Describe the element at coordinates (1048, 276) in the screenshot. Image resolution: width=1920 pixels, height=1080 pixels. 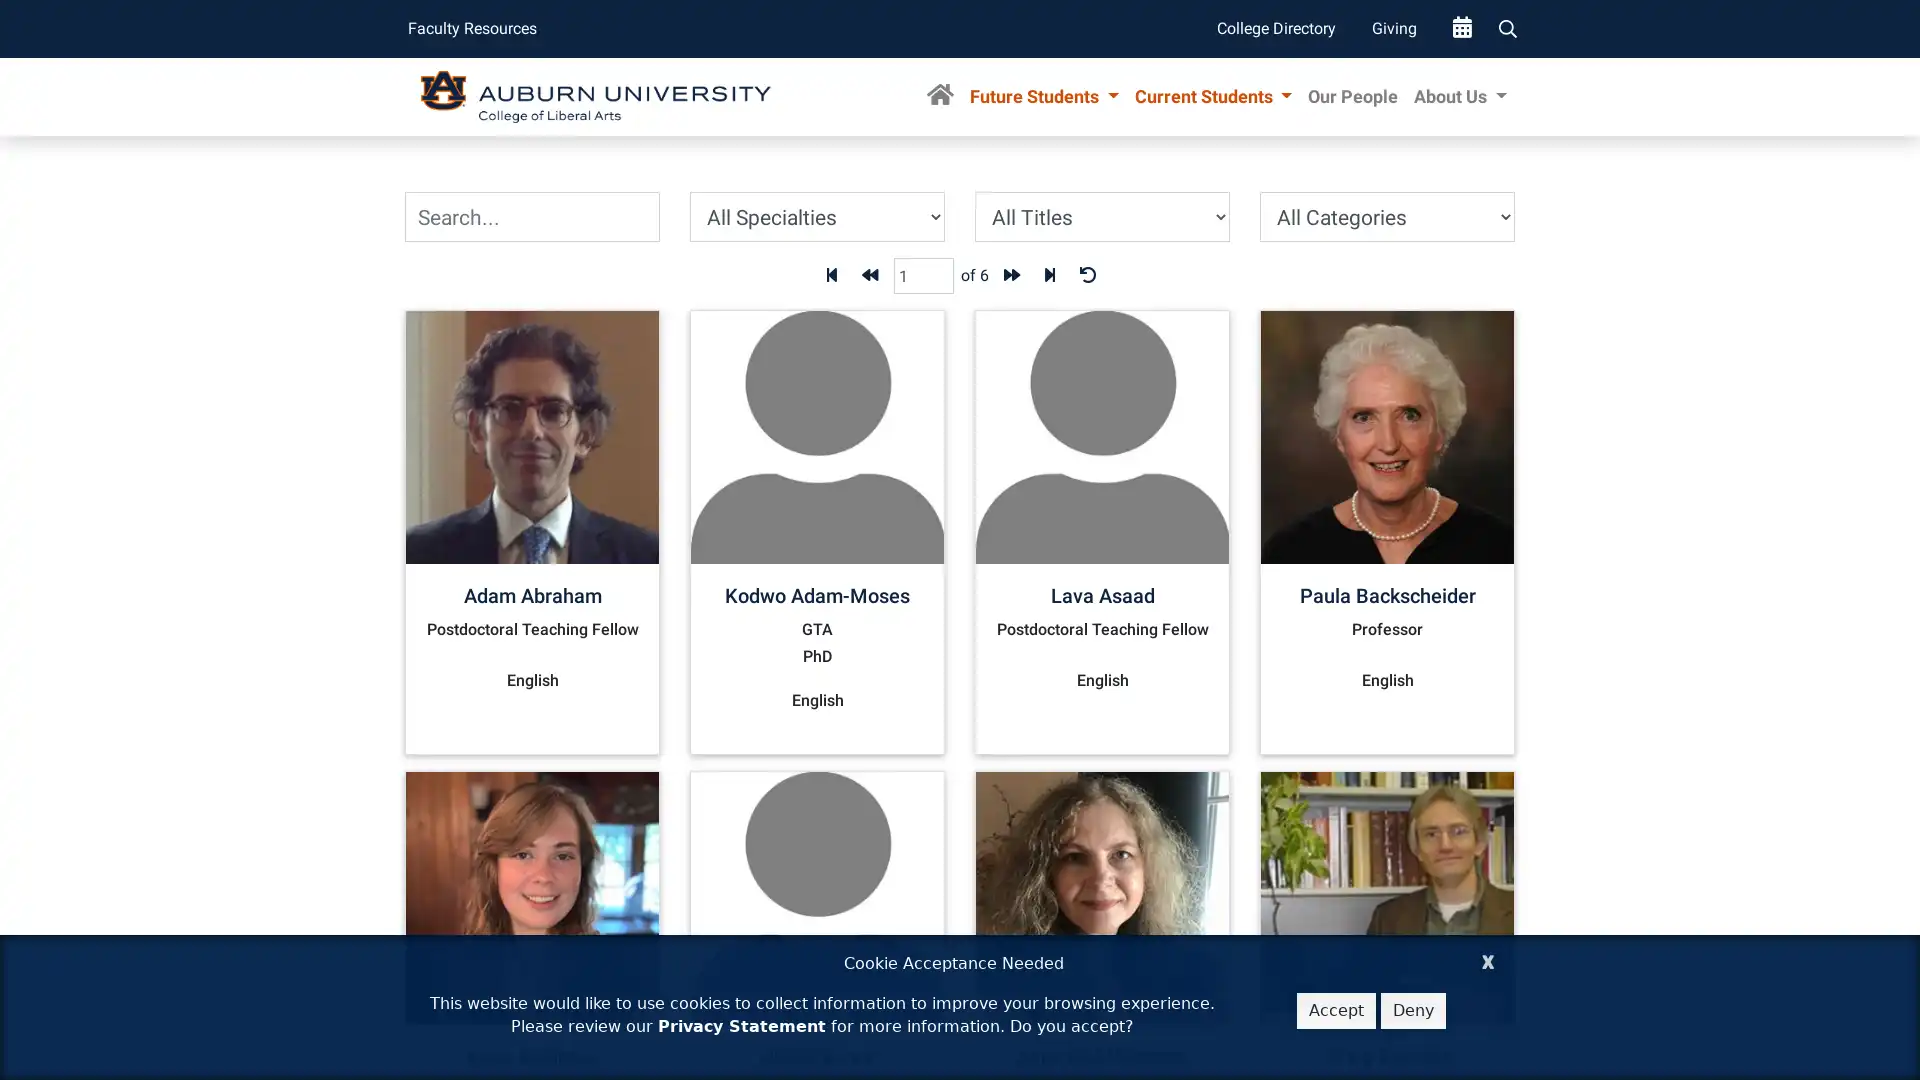
I see `Last page` at that location.